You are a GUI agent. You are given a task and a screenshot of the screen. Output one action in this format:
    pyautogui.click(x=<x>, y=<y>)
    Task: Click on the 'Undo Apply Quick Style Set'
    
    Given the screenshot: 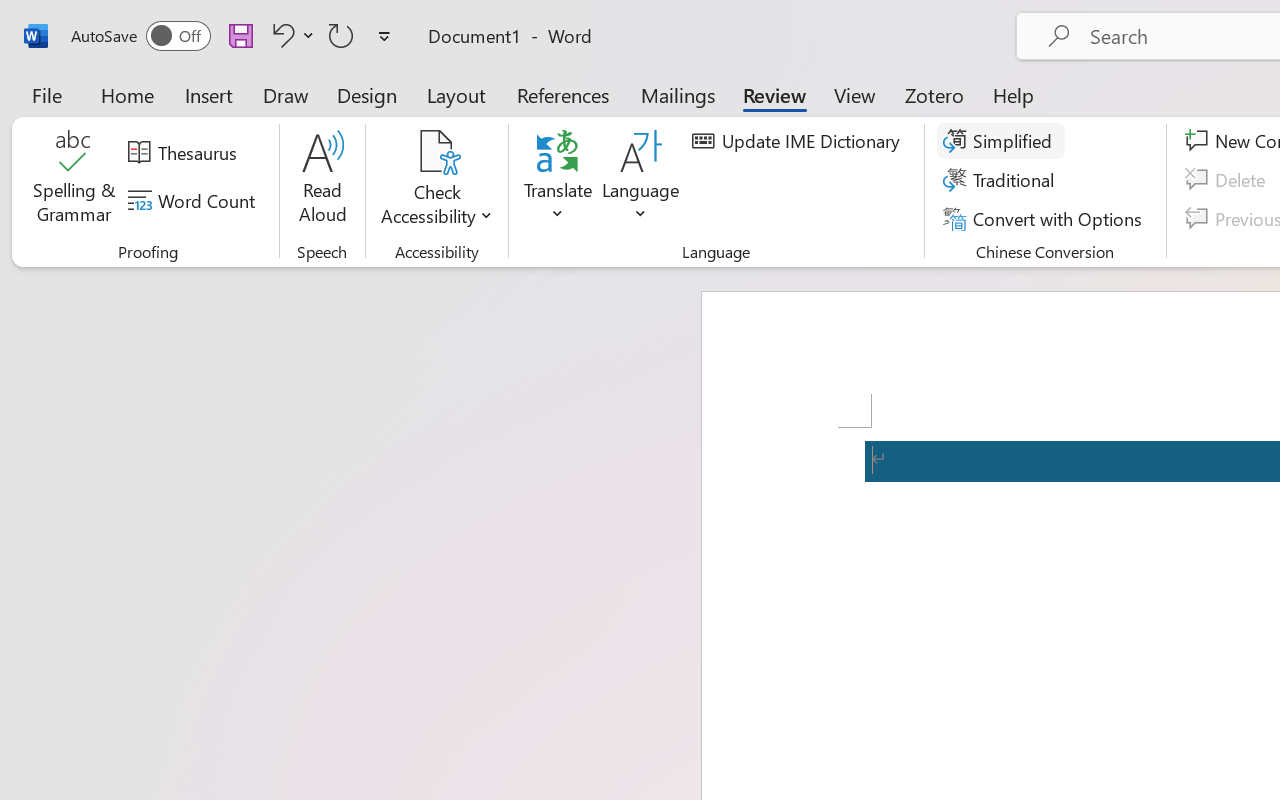 What is the action you would take?
    pyautogui.click(x=279, y=34)
    